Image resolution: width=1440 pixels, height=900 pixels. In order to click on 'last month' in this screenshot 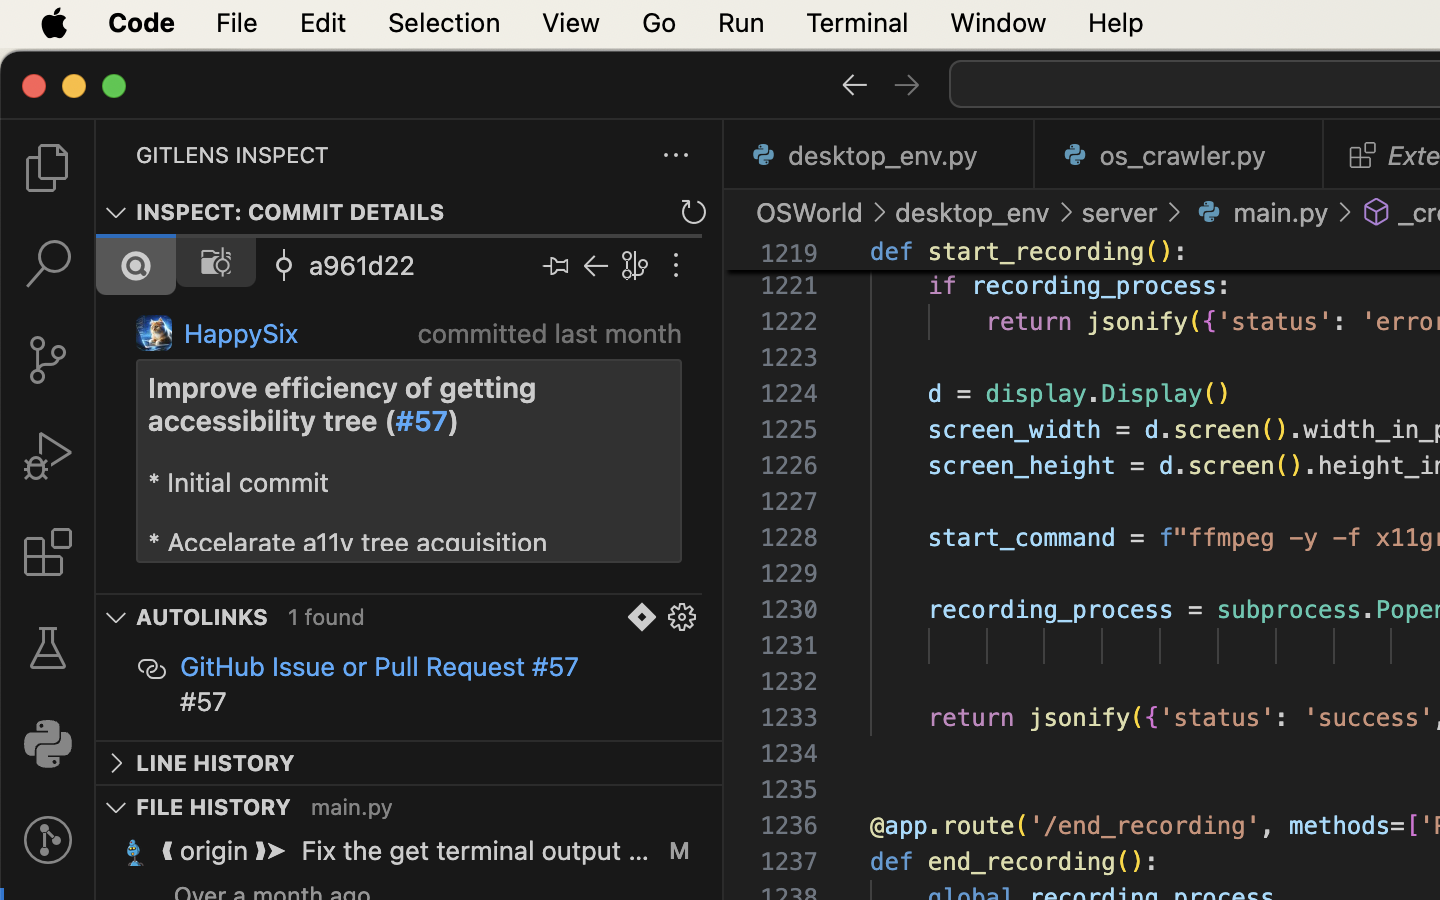, I will do `click(617, 332)`.